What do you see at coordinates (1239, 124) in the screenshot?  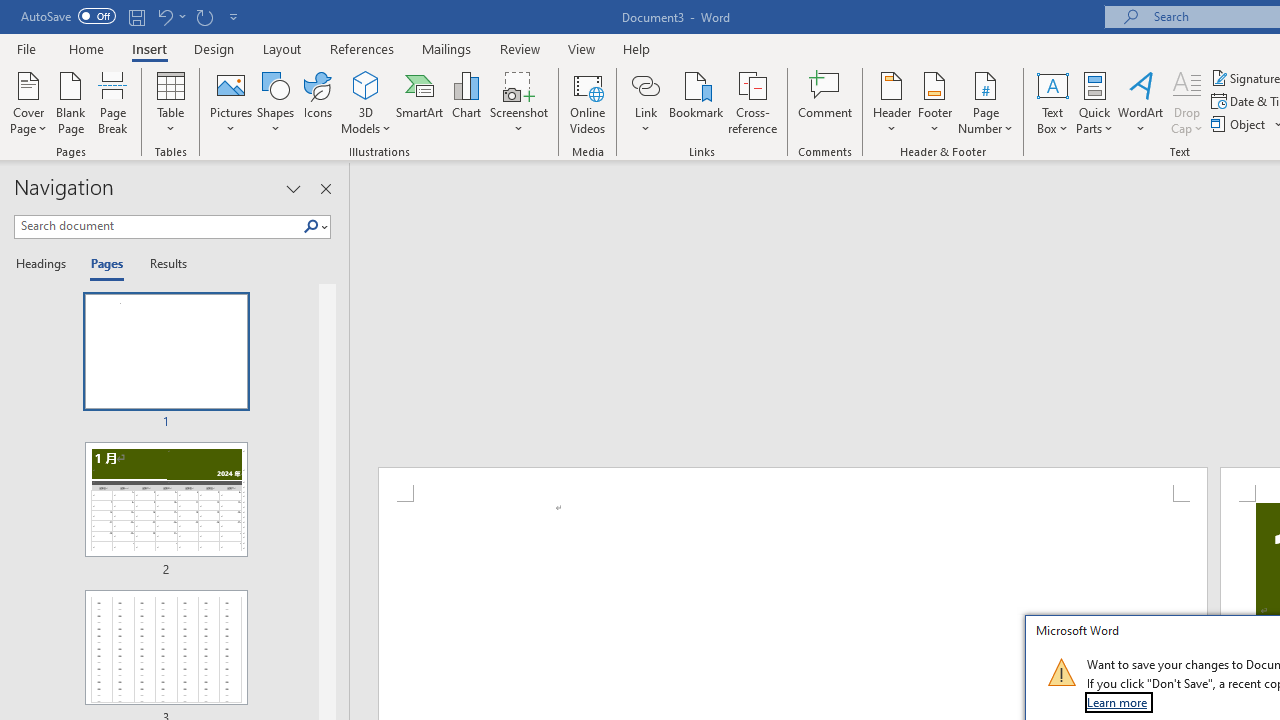 I see `'Object...'` at bounding box center [1239, 124].